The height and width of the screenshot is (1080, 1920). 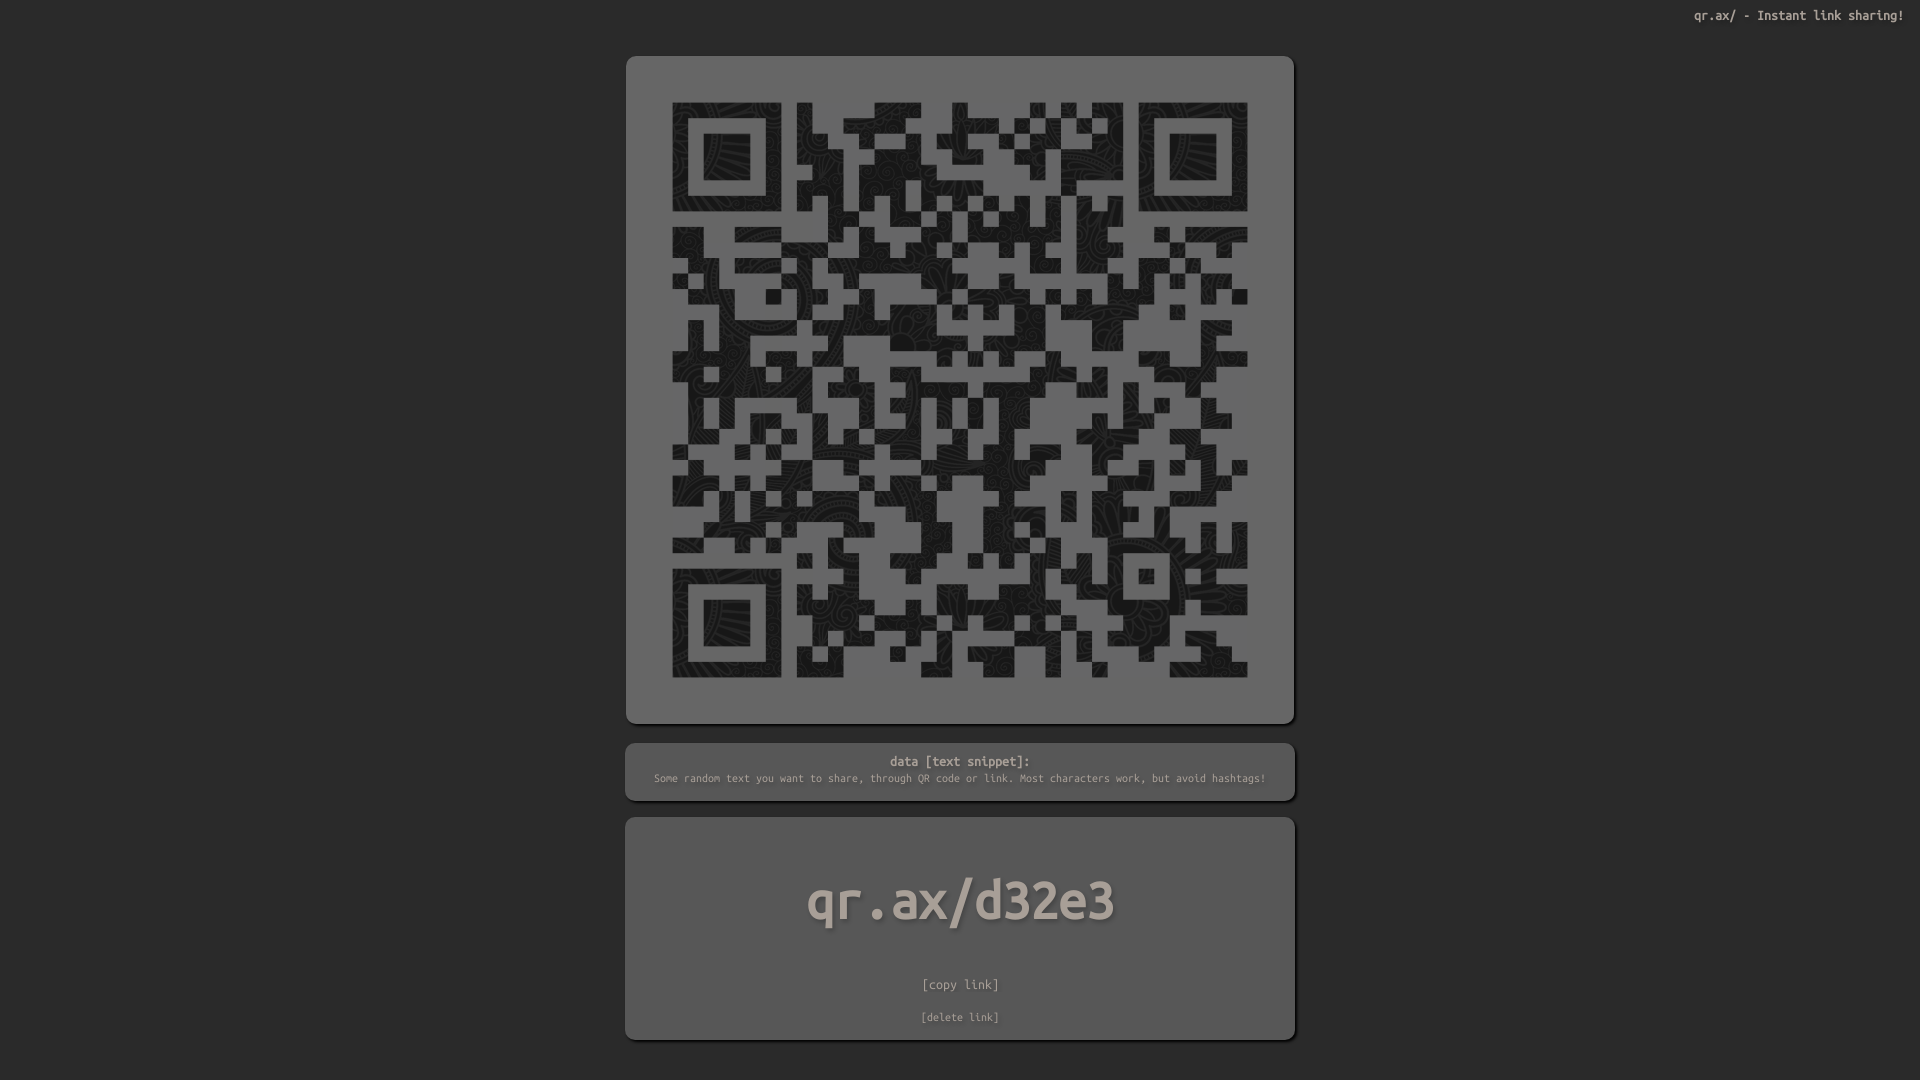 What do you see at coordinates (960, 901) in the screenshot?
I see `'qr.ax/d32e3'` at bounding box center [960, 901].